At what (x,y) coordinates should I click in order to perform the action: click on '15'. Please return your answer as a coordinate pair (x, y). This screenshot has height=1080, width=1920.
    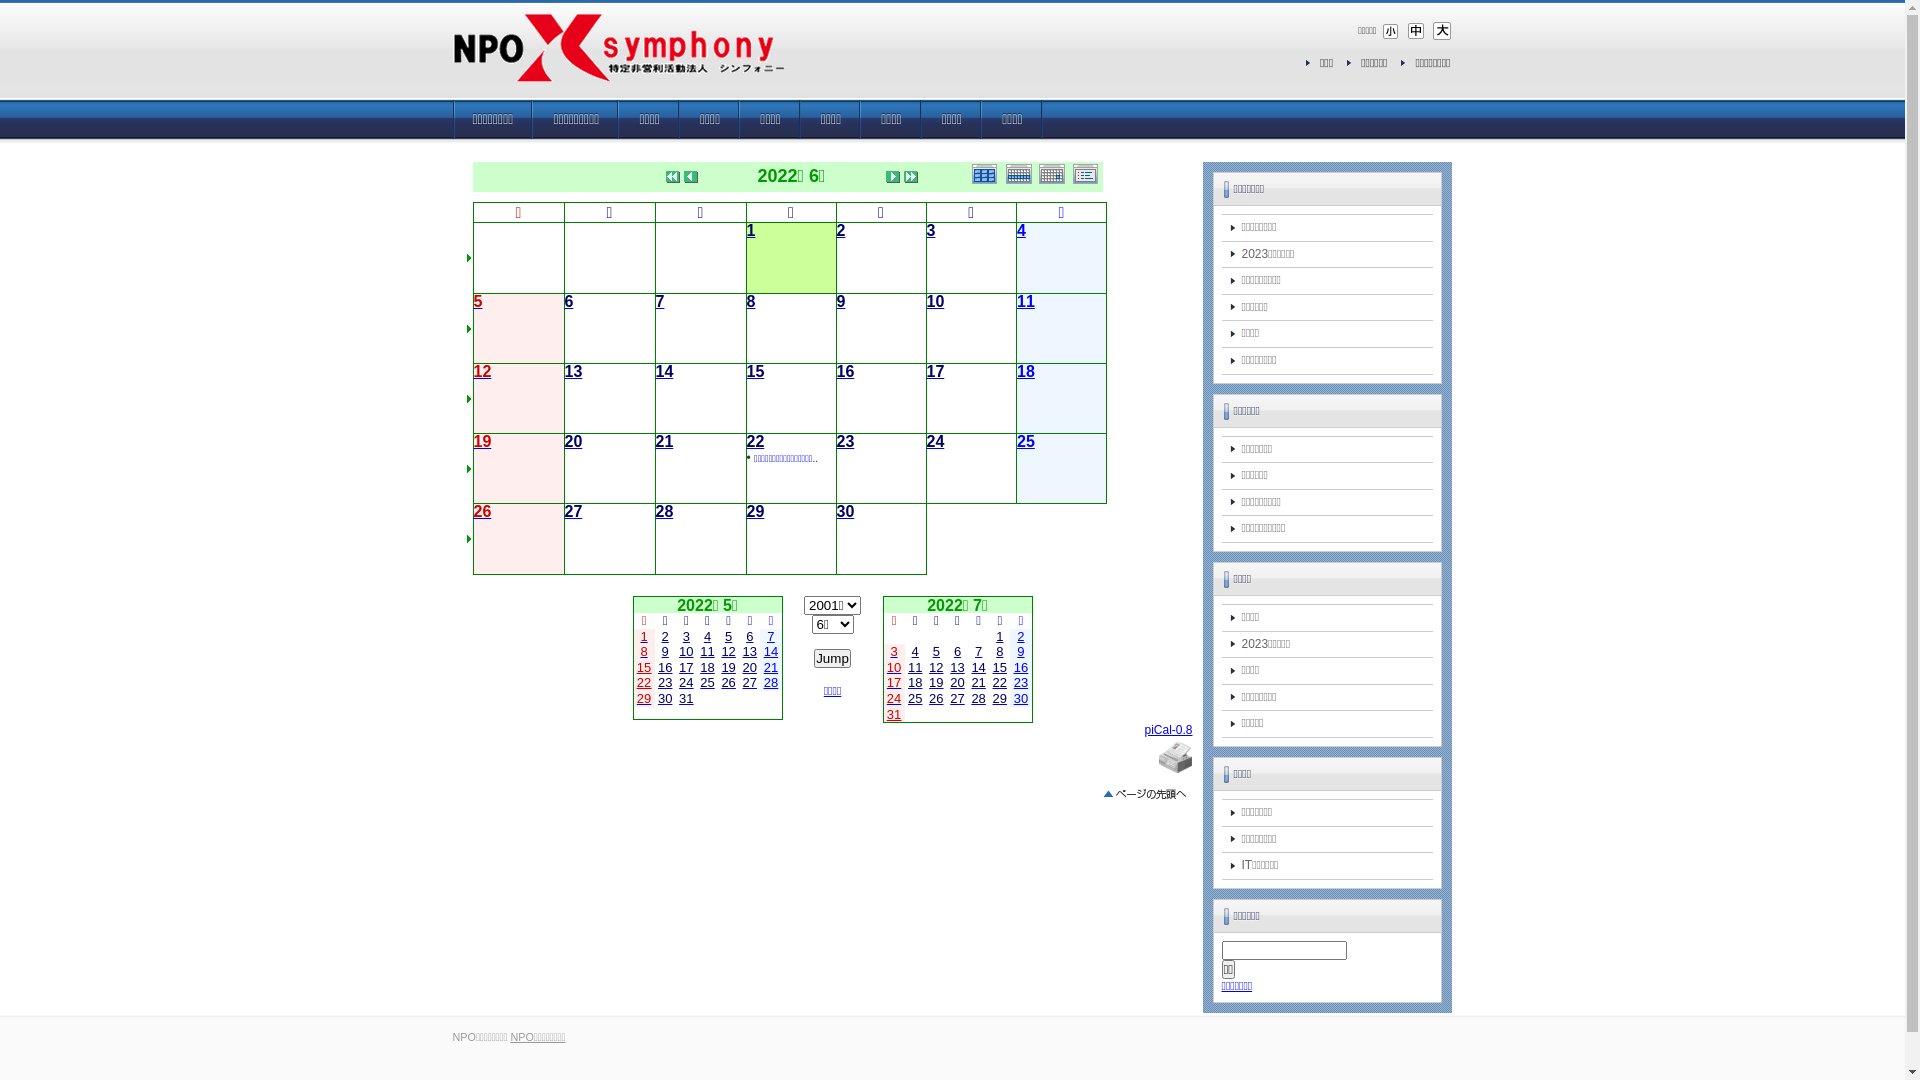
    Looking at the image, I should click on (753, 373).